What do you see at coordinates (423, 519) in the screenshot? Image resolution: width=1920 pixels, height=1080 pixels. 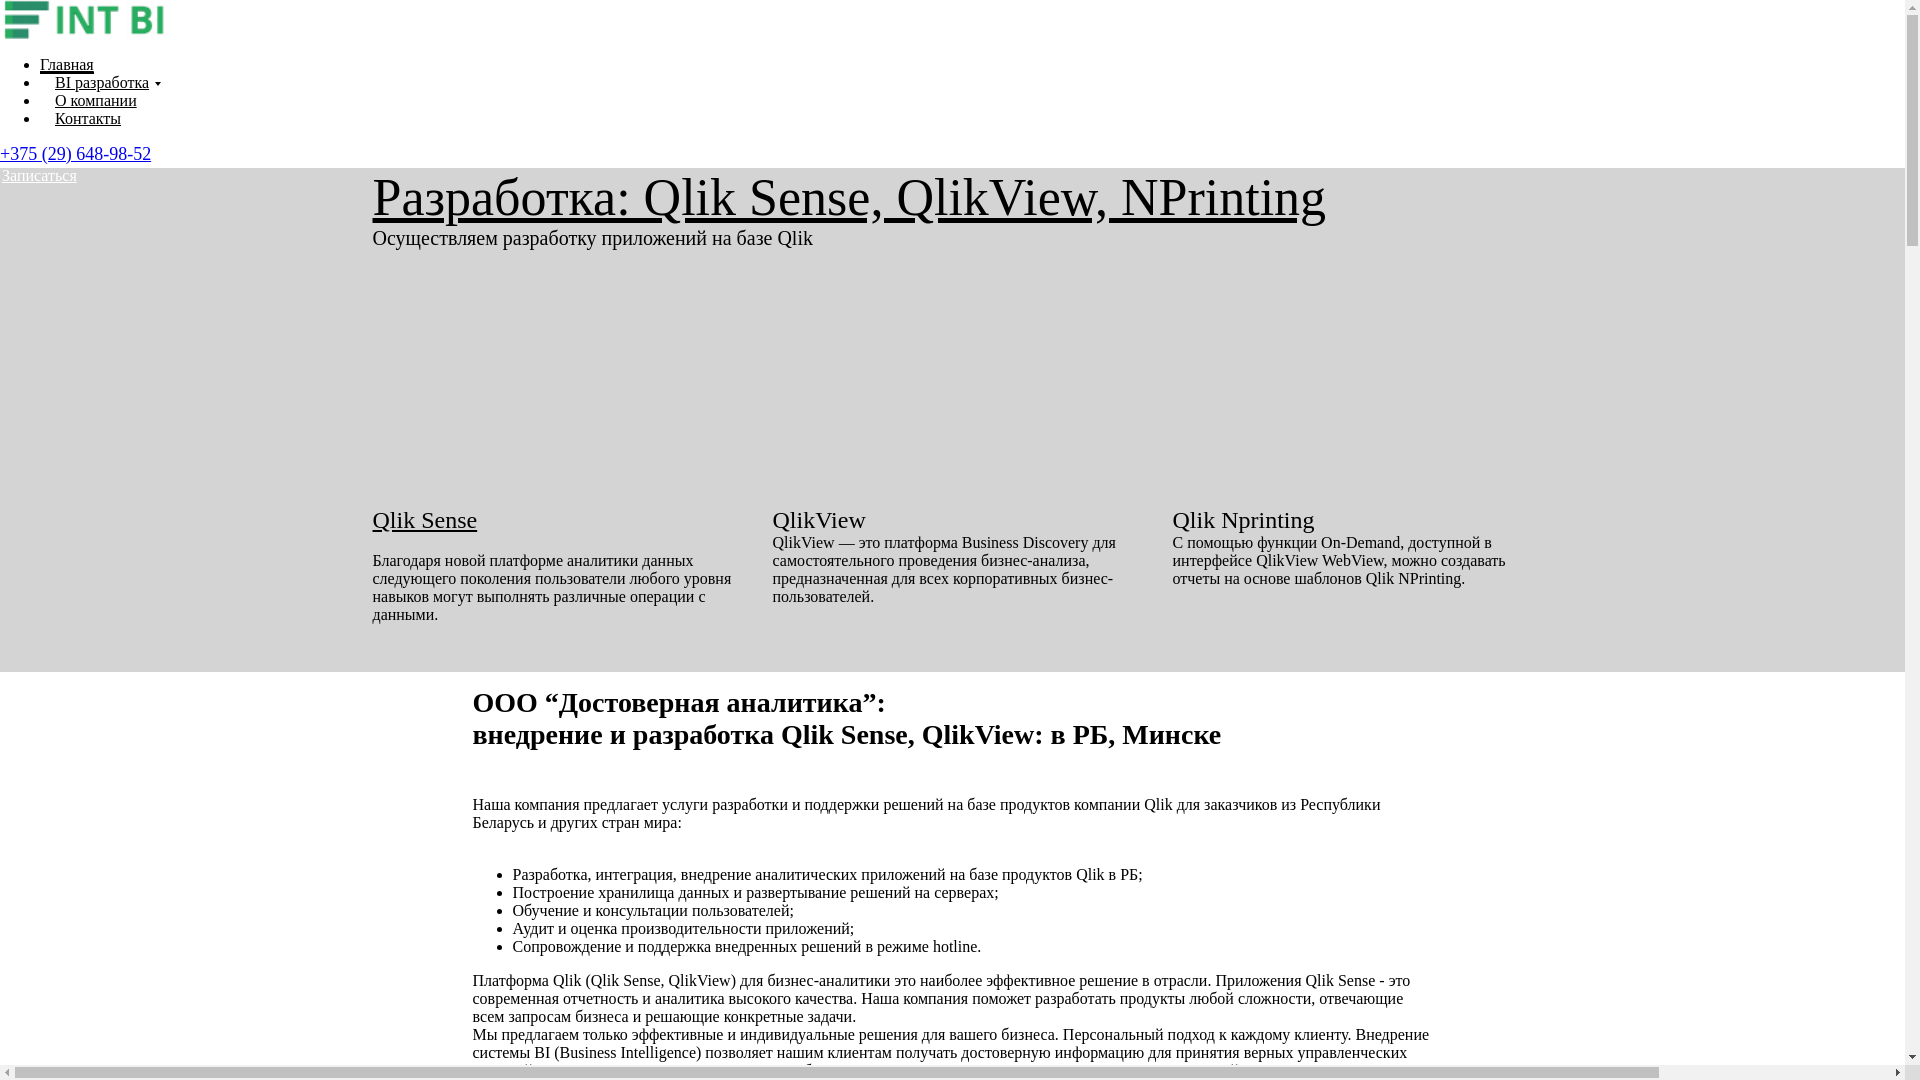 I see `'Qlik Sense'` at bounding box center [423, 519].